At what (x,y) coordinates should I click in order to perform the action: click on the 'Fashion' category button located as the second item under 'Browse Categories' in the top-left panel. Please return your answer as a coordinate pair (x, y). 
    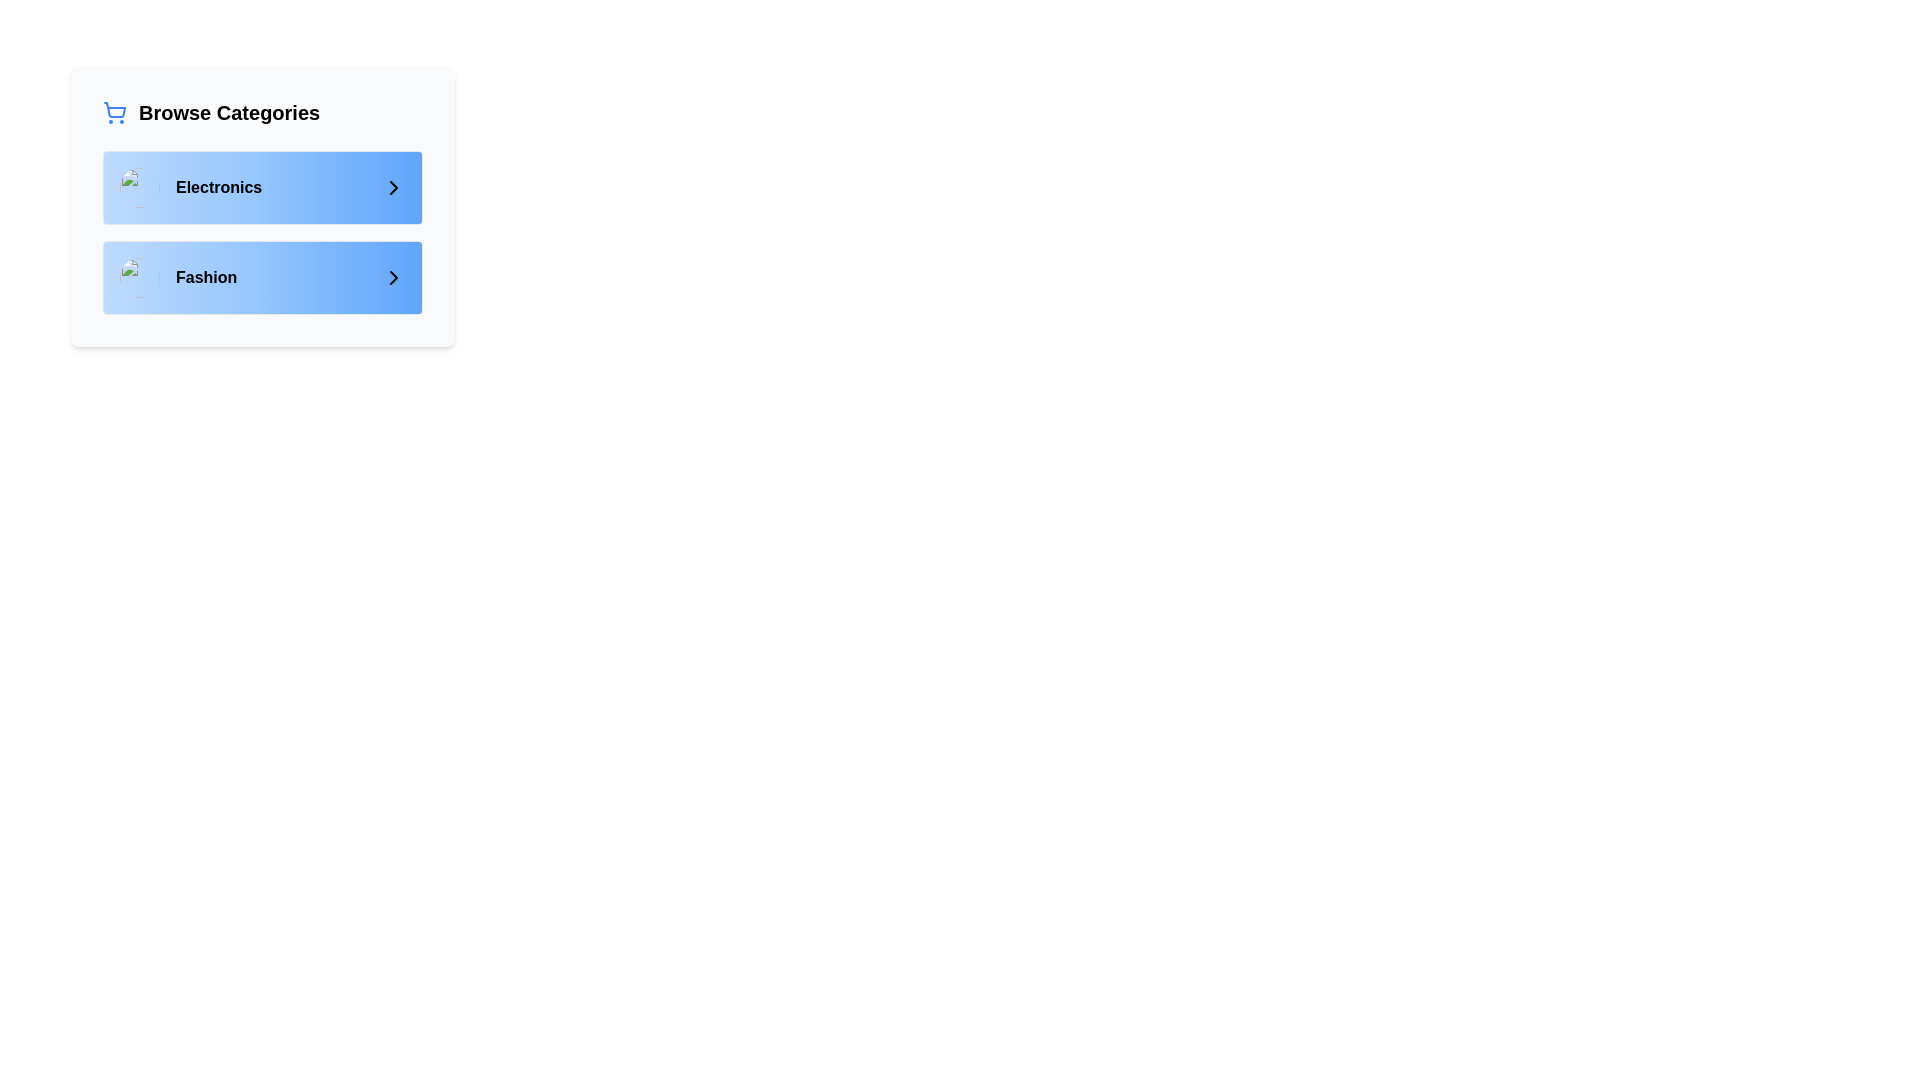
    Looking at the image, I should click on (178, 277).